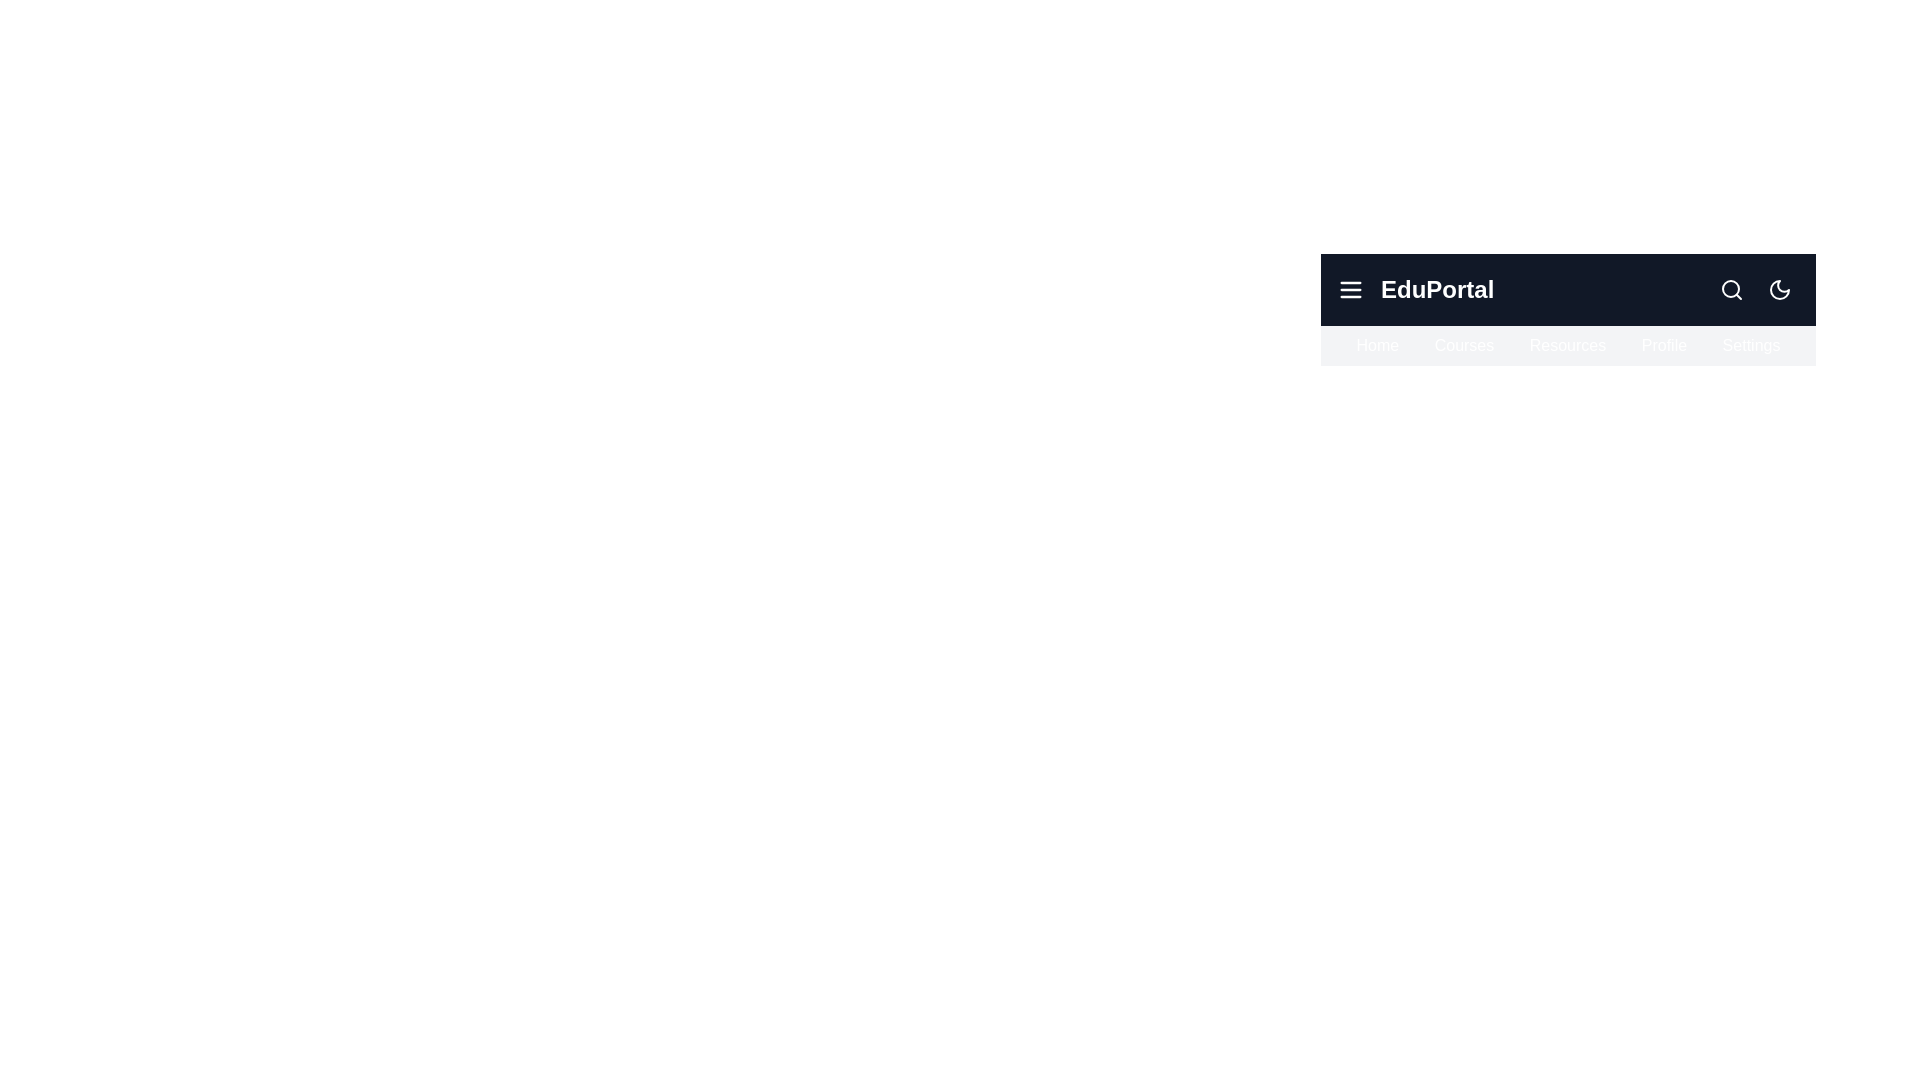 The image size is (1920, 1080). Describe the element at coordinates (1780, 289) in the screenshot. I see `the toggle button to switch between dark and light modes` at that location.